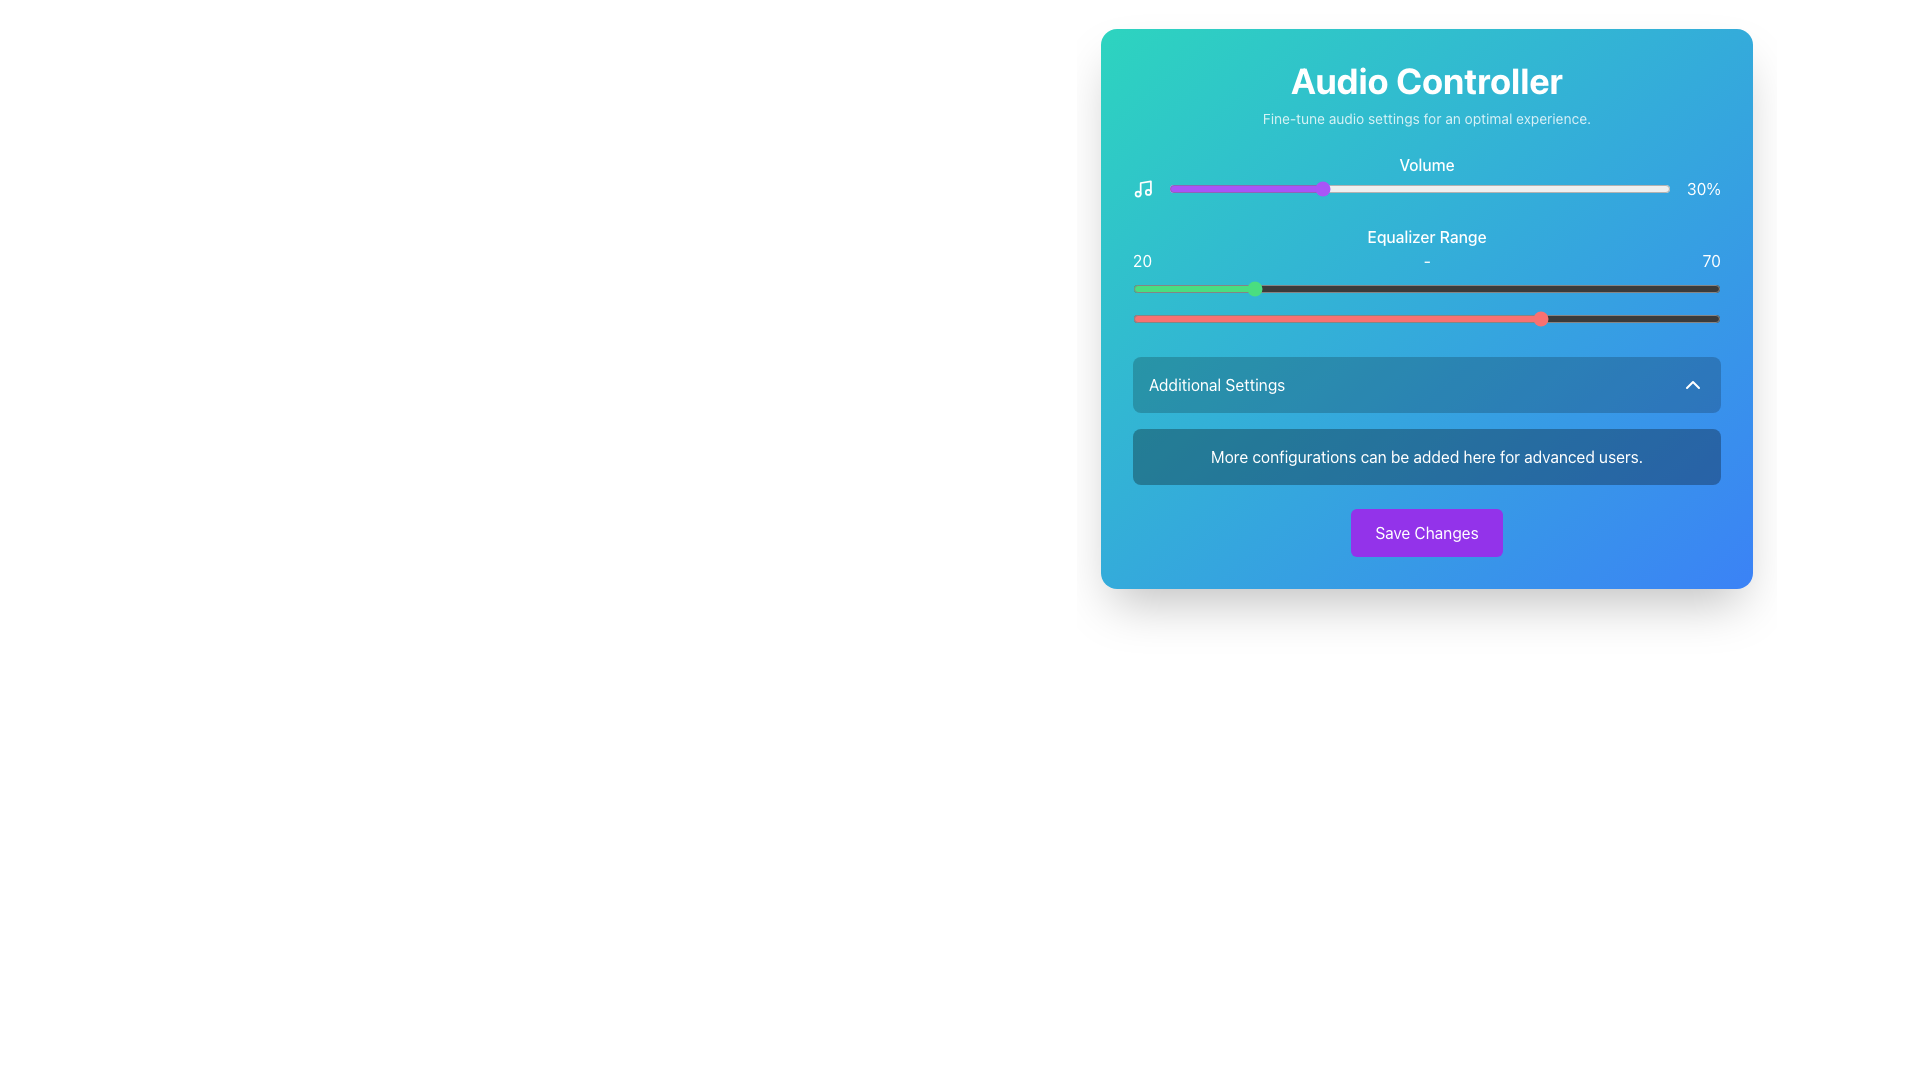 Image resolution: width=1920 pixels, height=1080 pixels. I want to click on the hyphen ('-') separator element located between the numbers '20' and '70' in the 'Equalizer Range' section, which is slightly below the volume slider, so click(1426, 260).